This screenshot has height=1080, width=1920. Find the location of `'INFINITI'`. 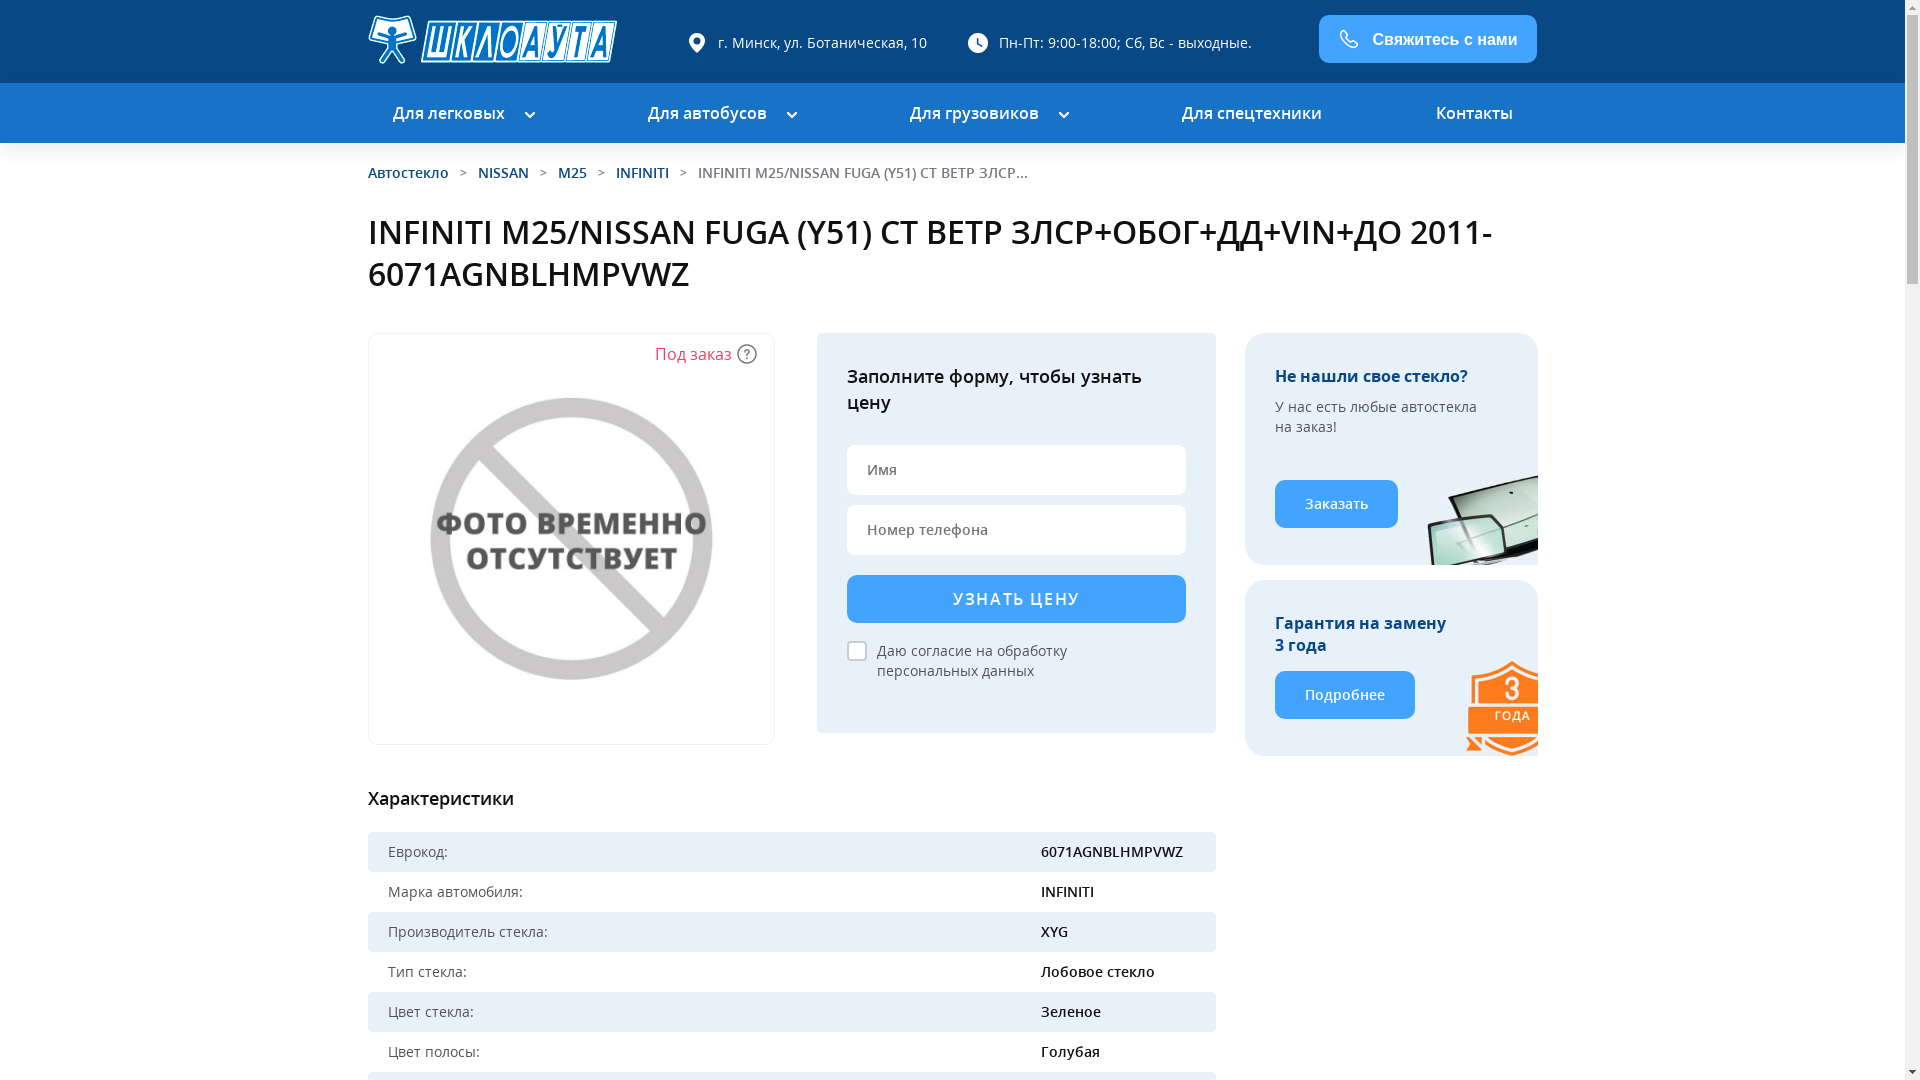

'INFINITI' is located at coordinates (642, 171).